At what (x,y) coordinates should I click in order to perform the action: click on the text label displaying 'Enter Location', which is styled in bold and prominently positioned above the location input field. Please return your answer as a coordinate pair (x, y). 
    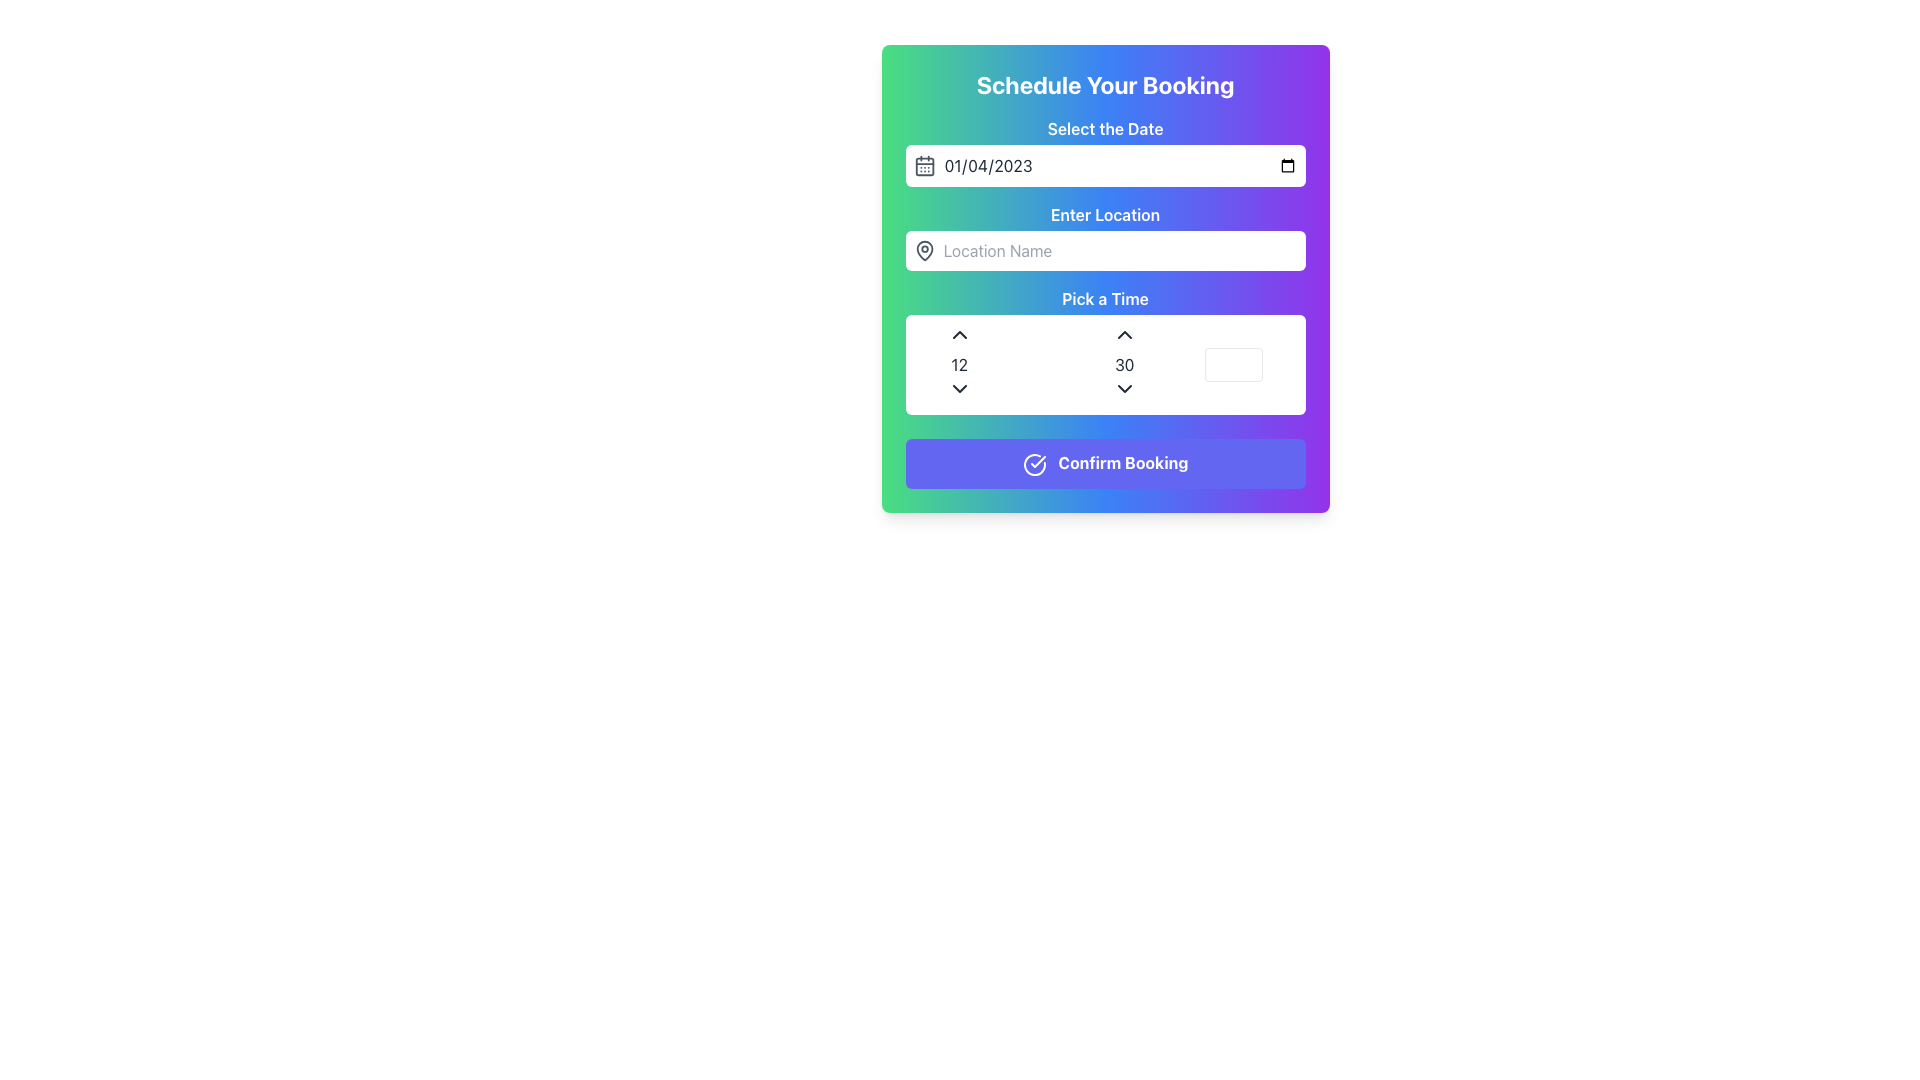
    Looking at the image, I should click on (1104, 215).